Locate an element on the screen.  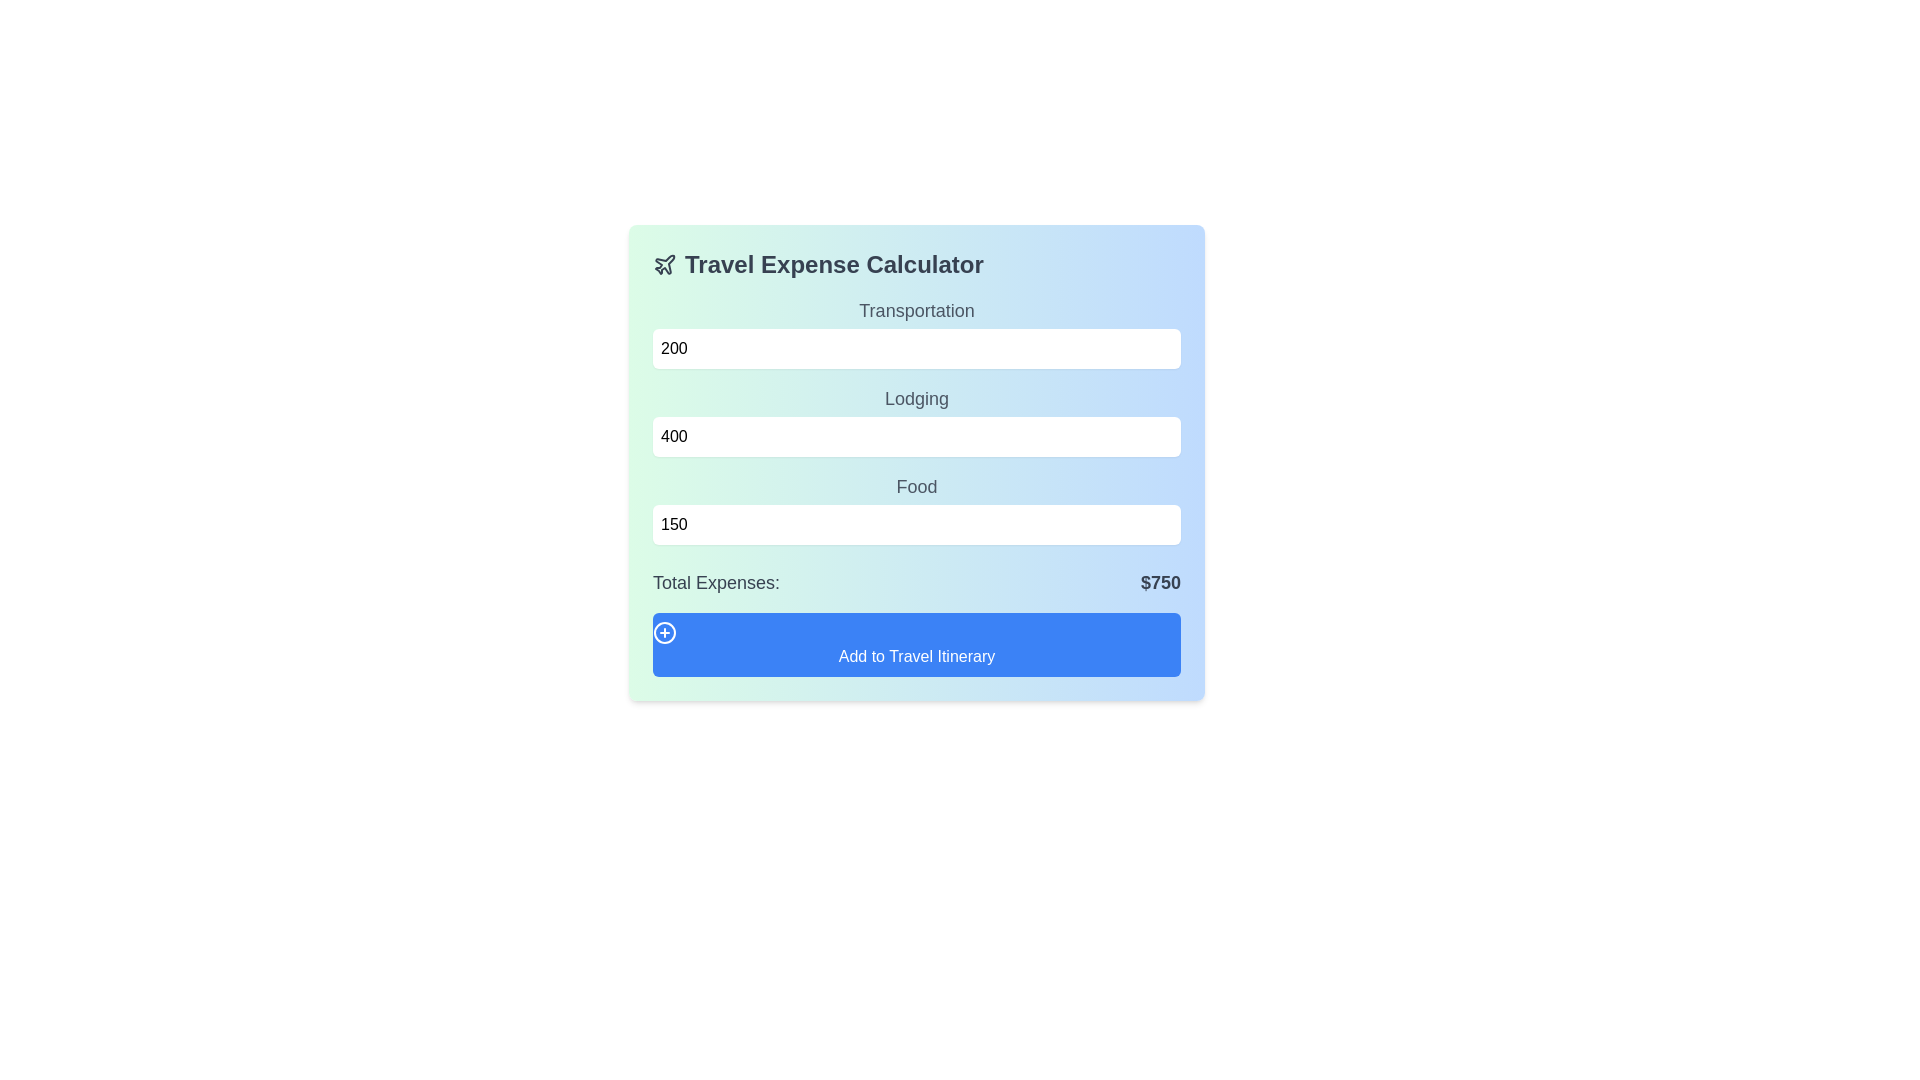
the circular SVG graphic element that indicates an action related to adding or creating, located near the bottom-left corner of the content area, adjacent to the 'Add to Travel Itinerary' button is located at coordinates (665, 632).